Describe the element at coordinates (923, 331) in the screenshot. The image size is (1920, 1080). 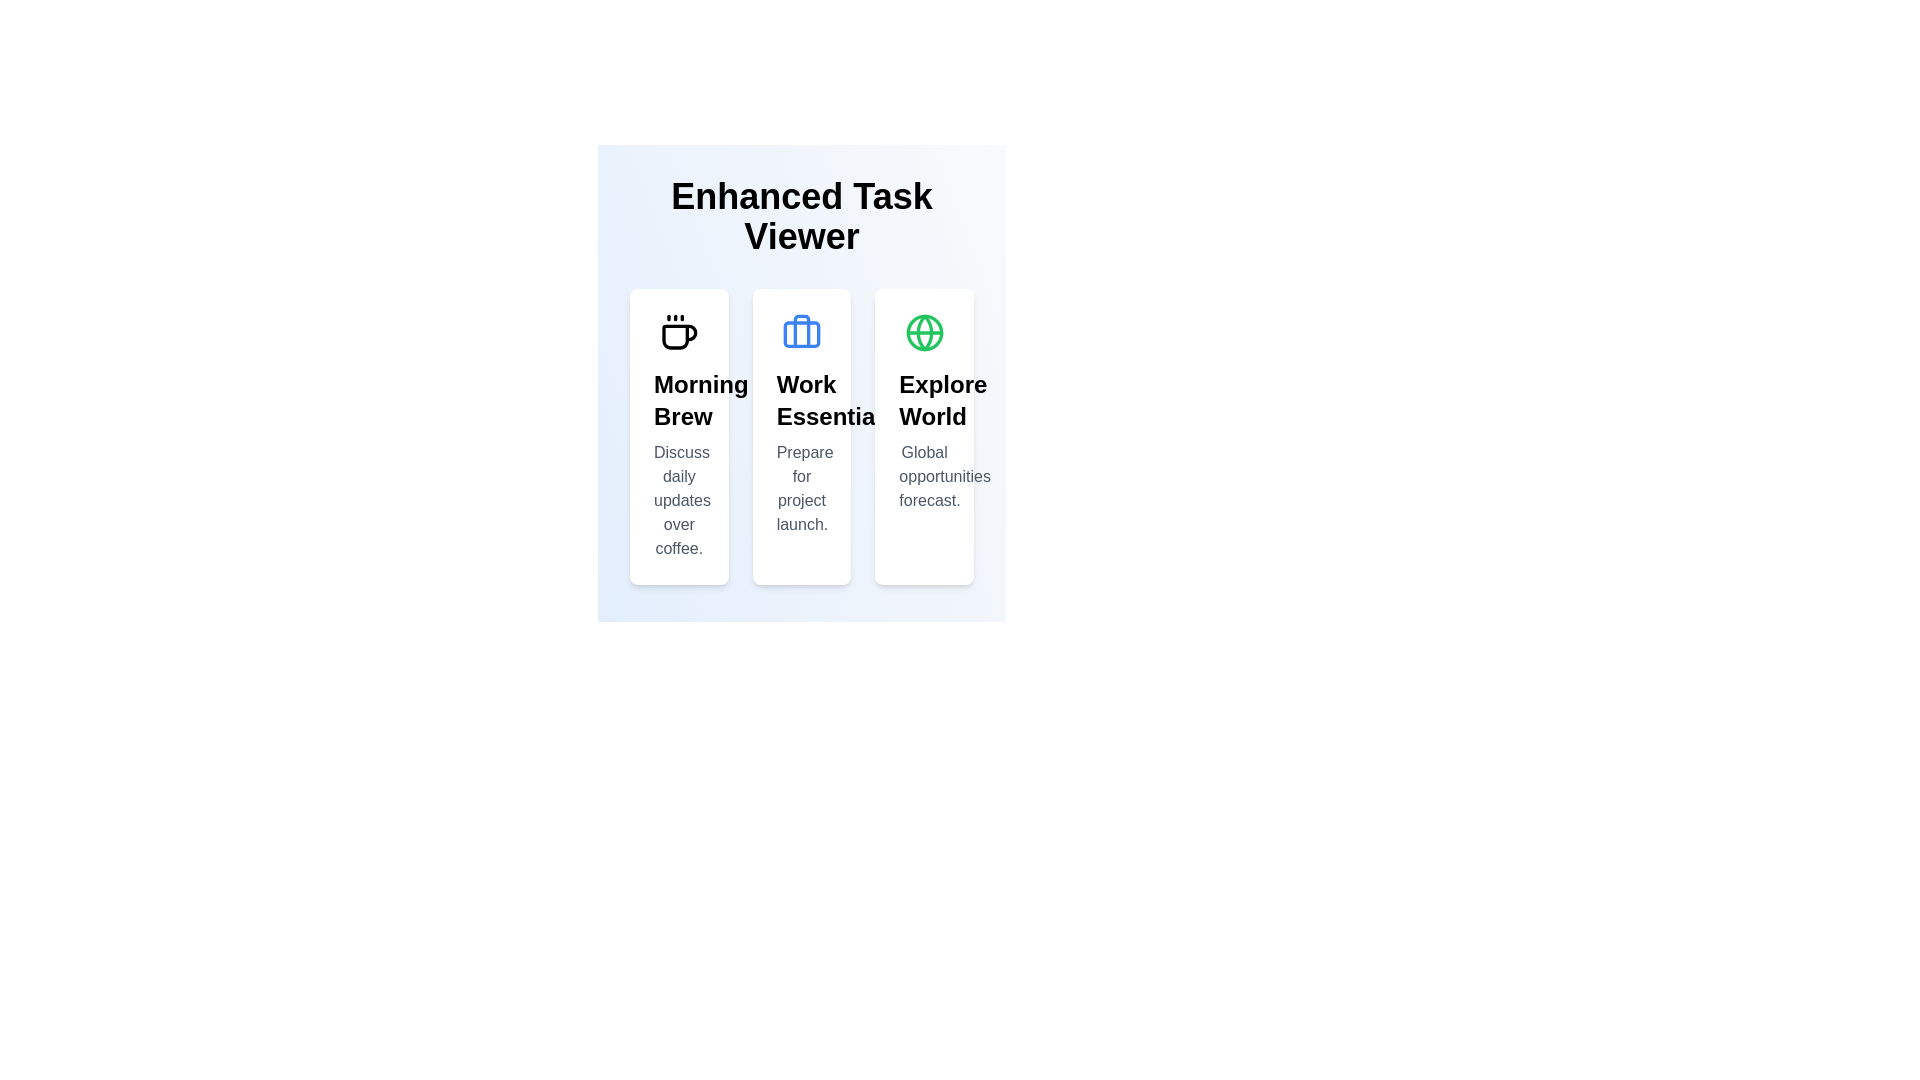
I see `the central circular part of the green globe icon in the 'Explore World' section, located in the third card of the layout` at that location.